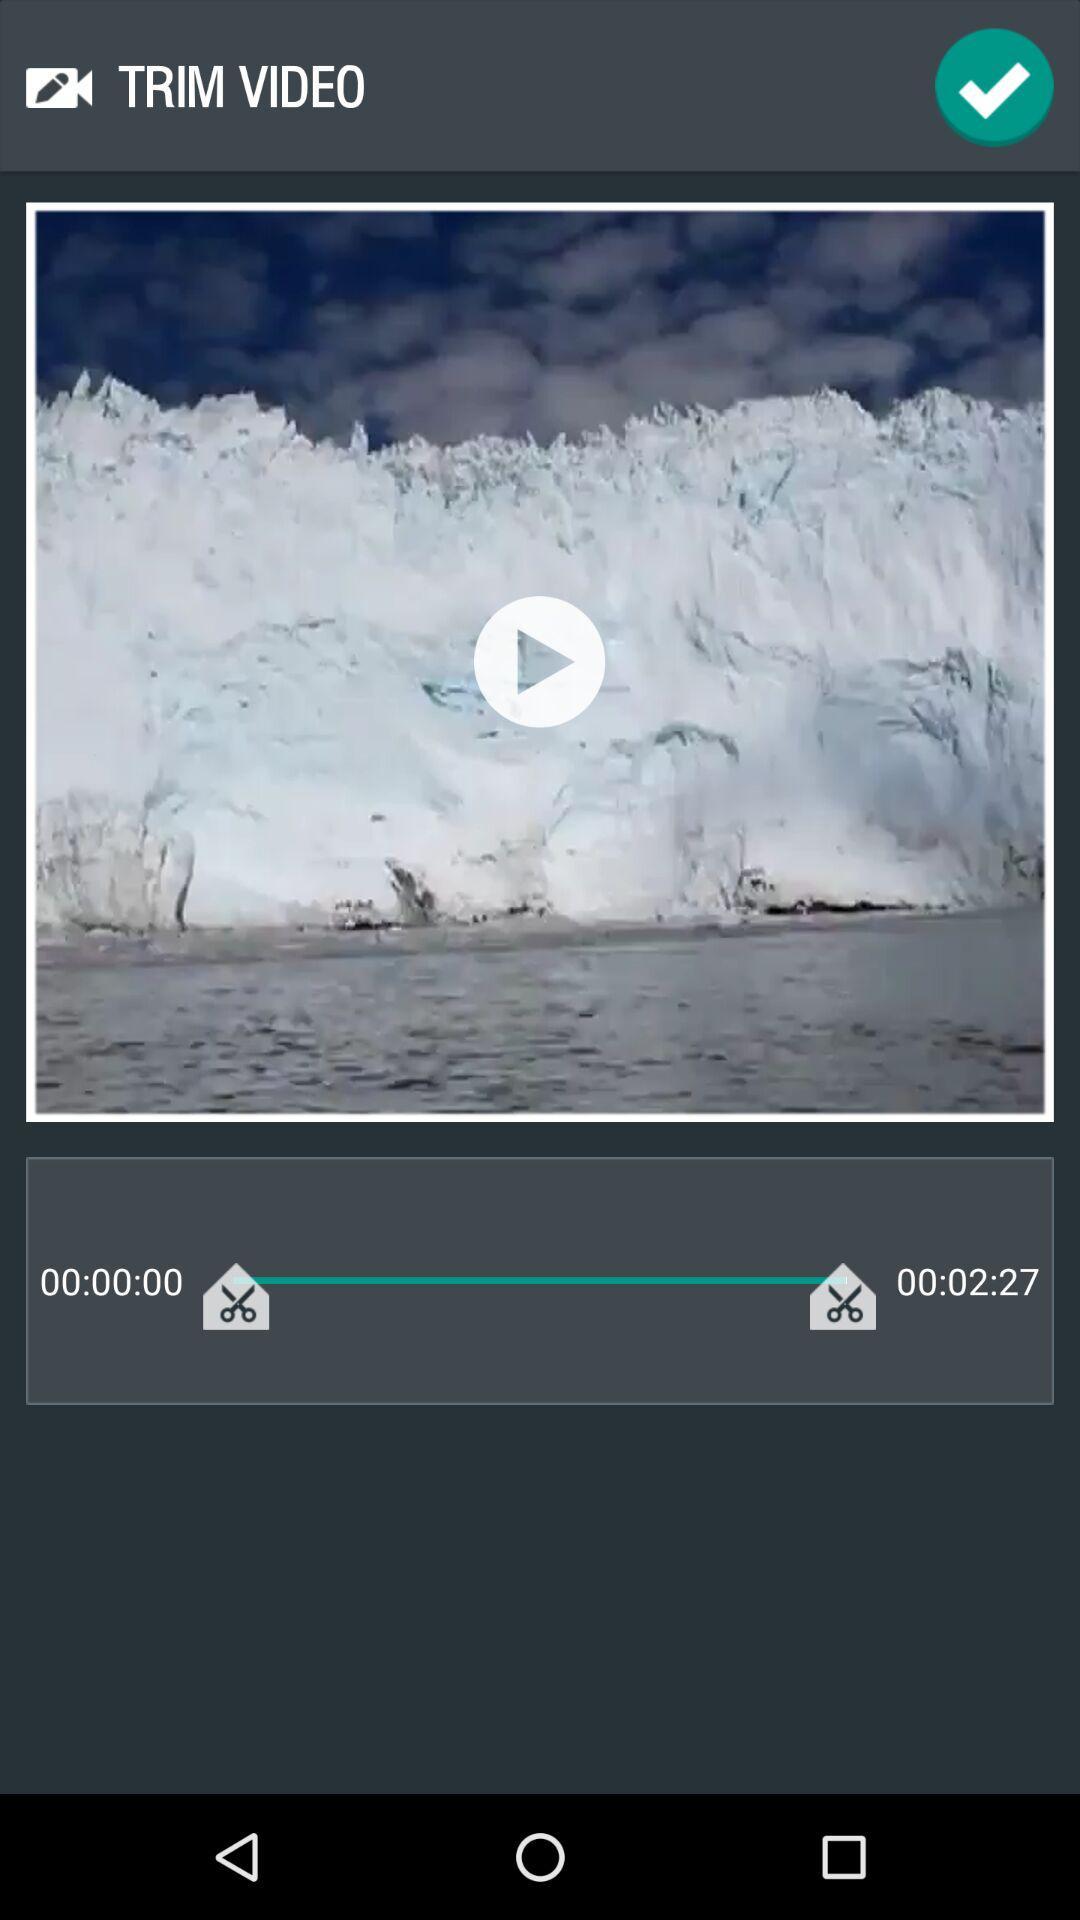 The image size is (1080, 1920). Describe the element at coordinates (538, 661) in the screenshot. I see `the video` at that location.